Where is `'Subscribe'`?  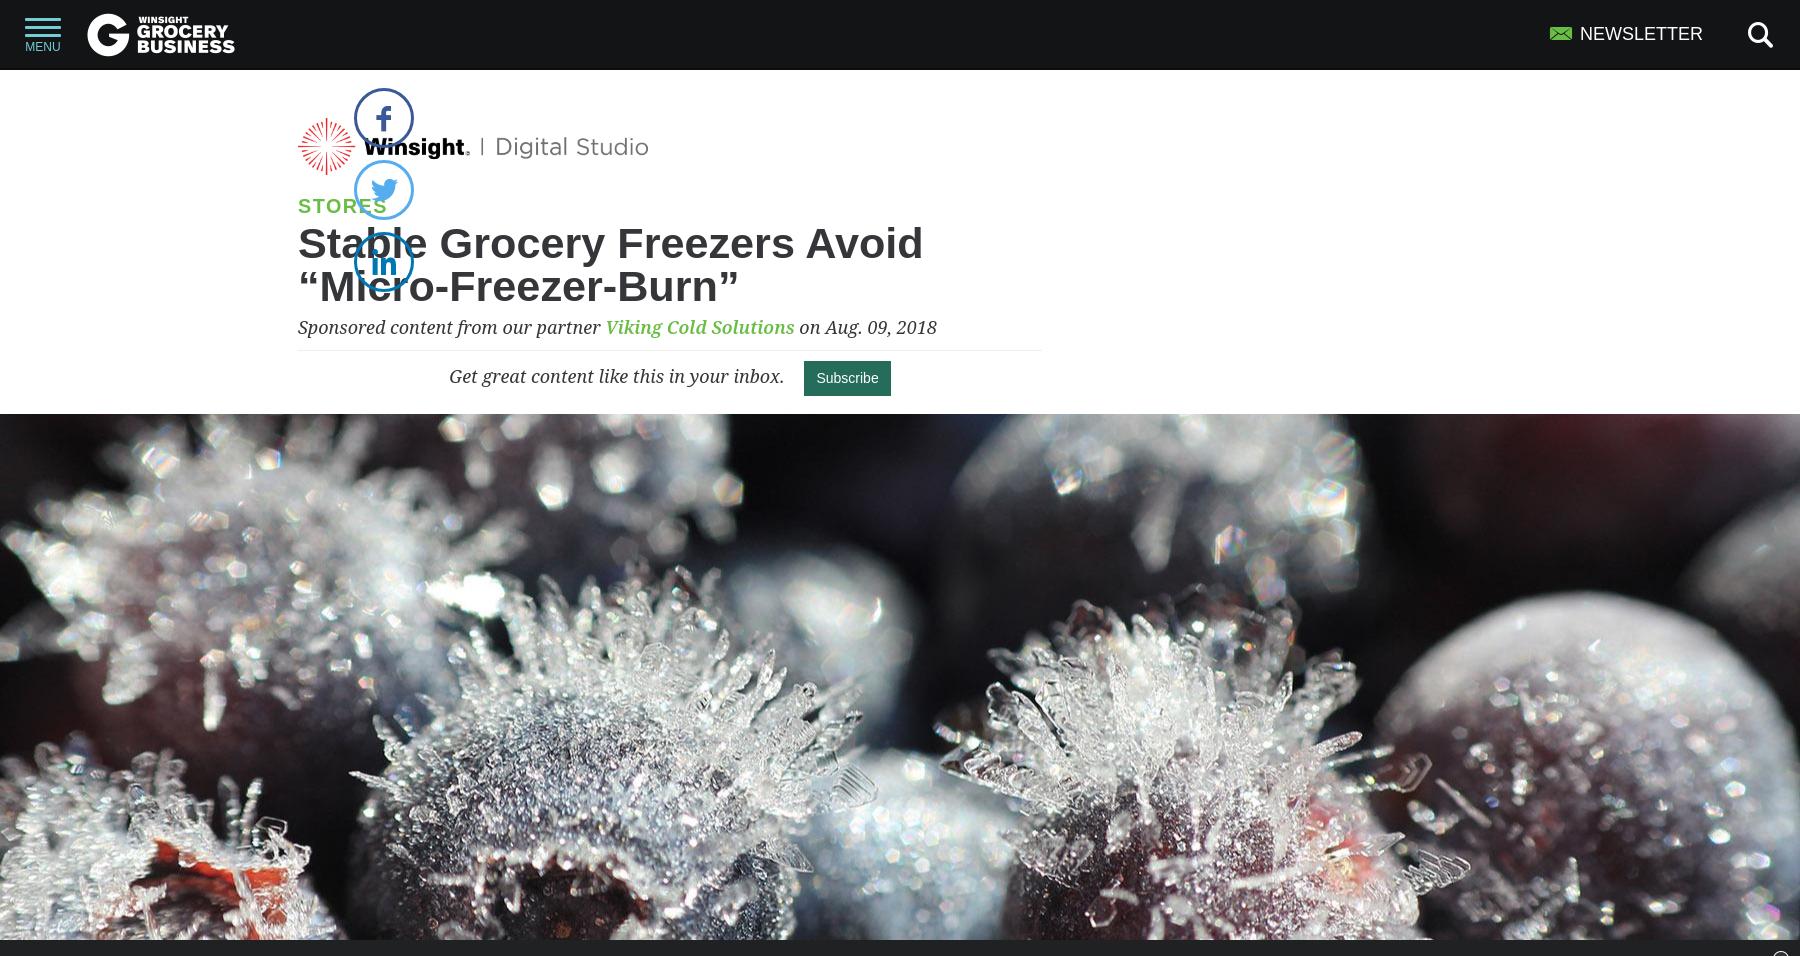 'Subscribe' is located at coordinates (847, 378).